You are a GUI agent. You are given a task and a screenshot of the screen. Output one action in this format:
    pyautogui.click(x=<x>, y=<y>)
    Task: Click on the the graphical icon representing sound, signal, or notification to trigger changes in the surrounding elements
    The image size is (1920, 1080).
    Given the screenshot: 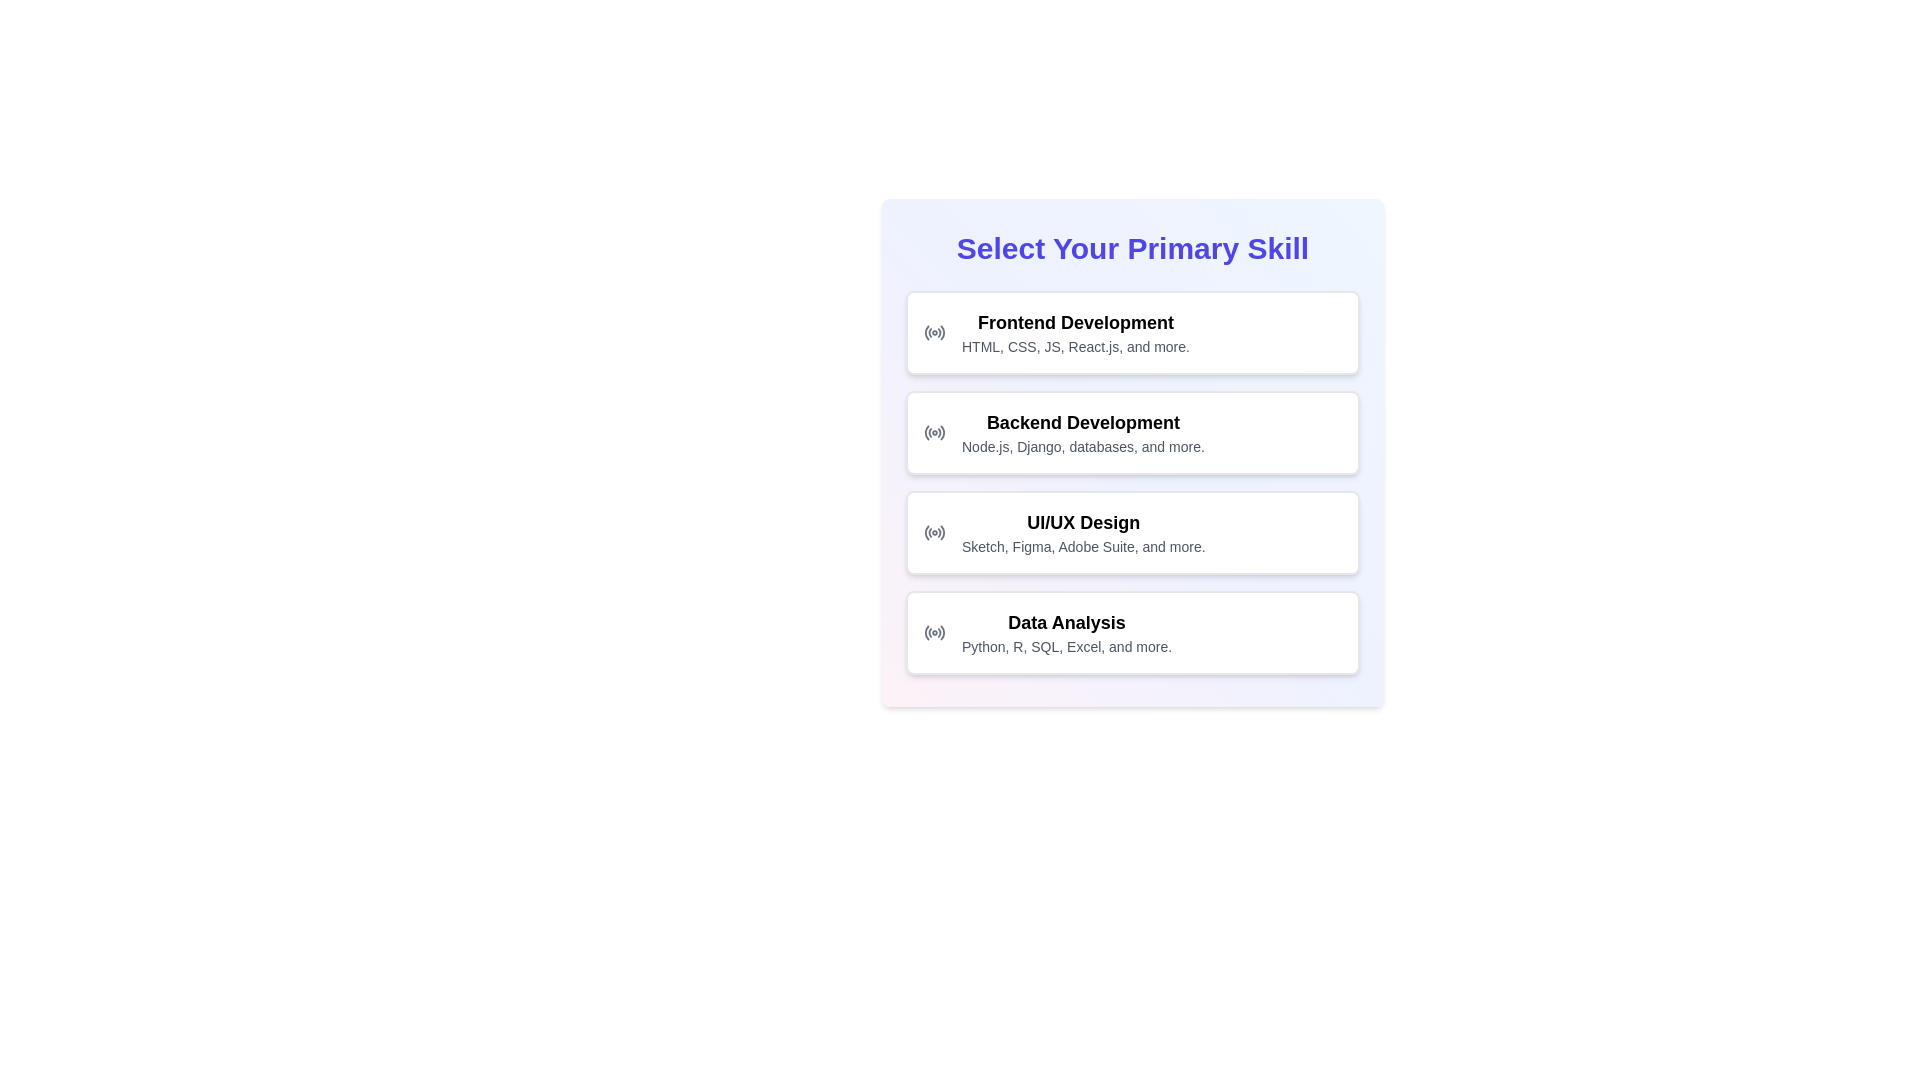 What is the action you would take?
    pyautogui.click(x=925, y=431)
    